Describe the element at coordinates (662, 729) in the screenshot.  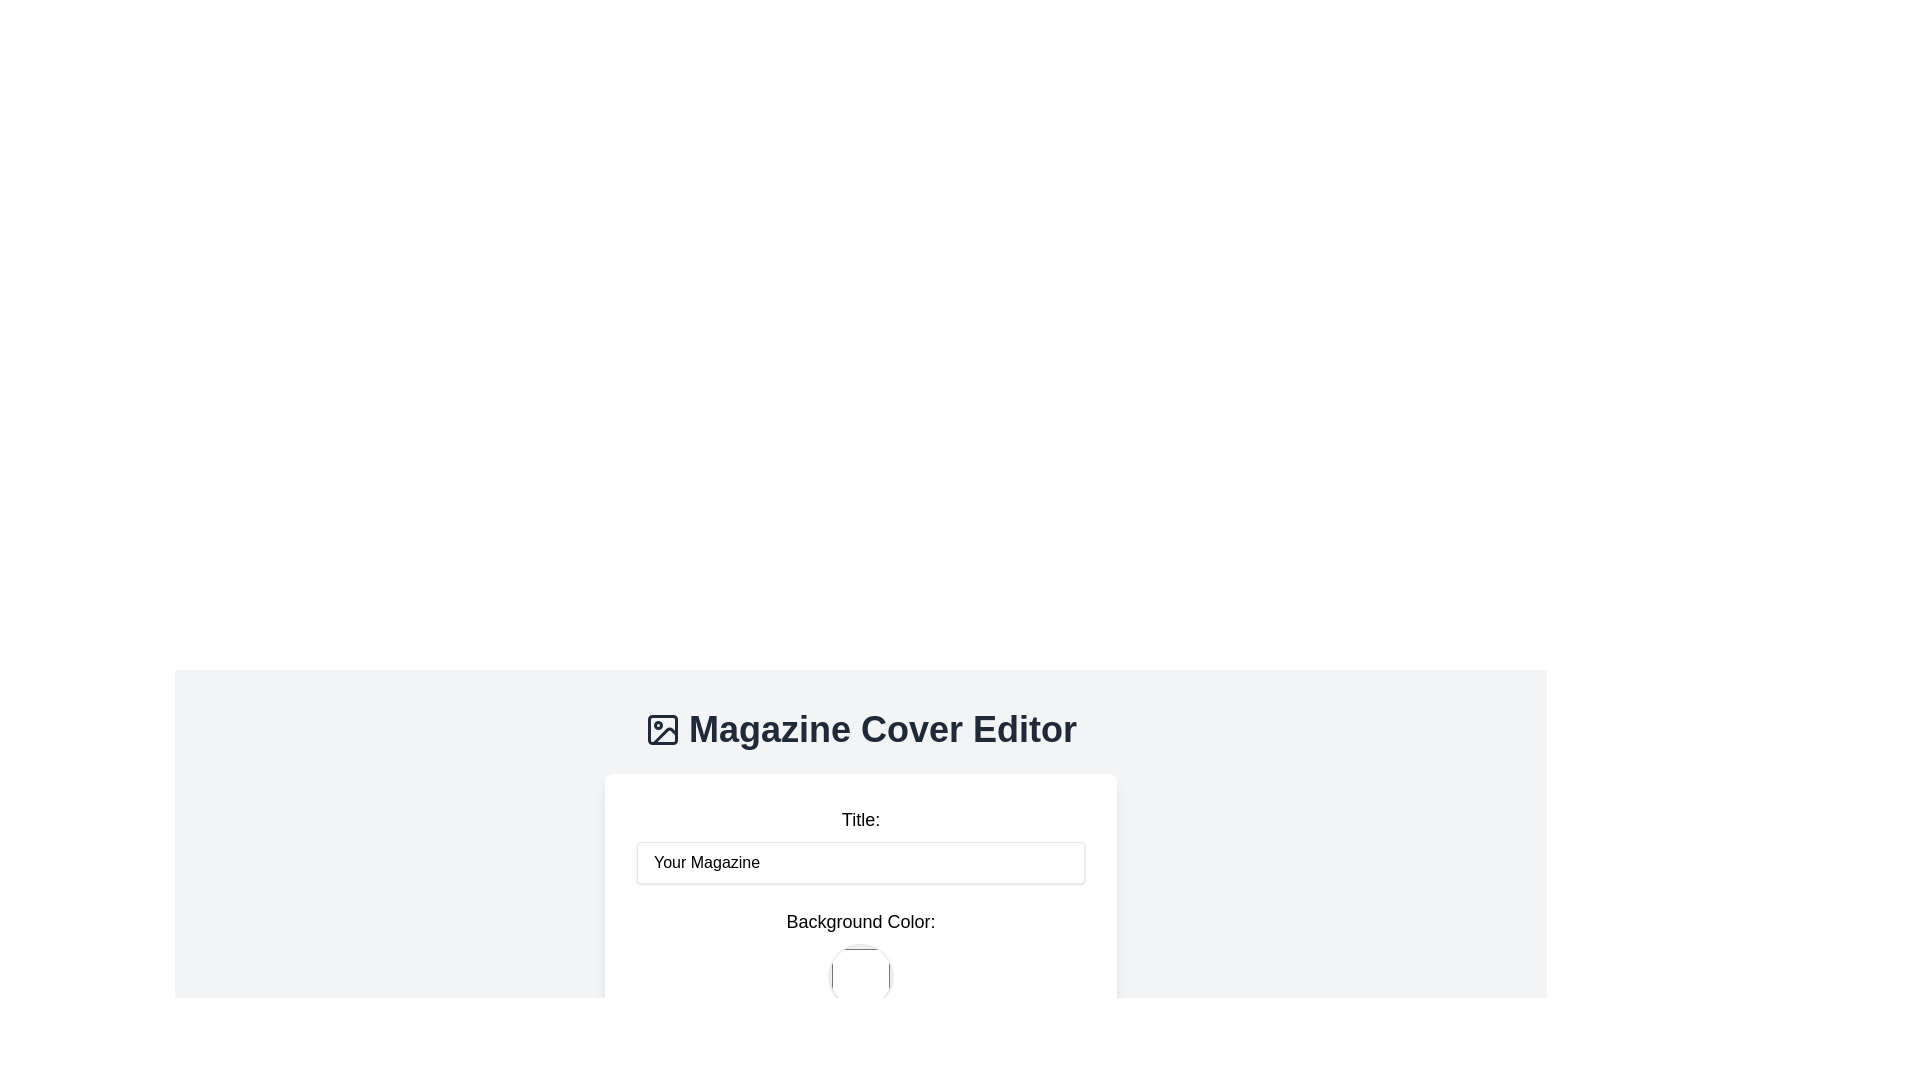
I see `the icon located to the left of the title 'Magazine Cover Editor' in the header section of the interface` at that location.